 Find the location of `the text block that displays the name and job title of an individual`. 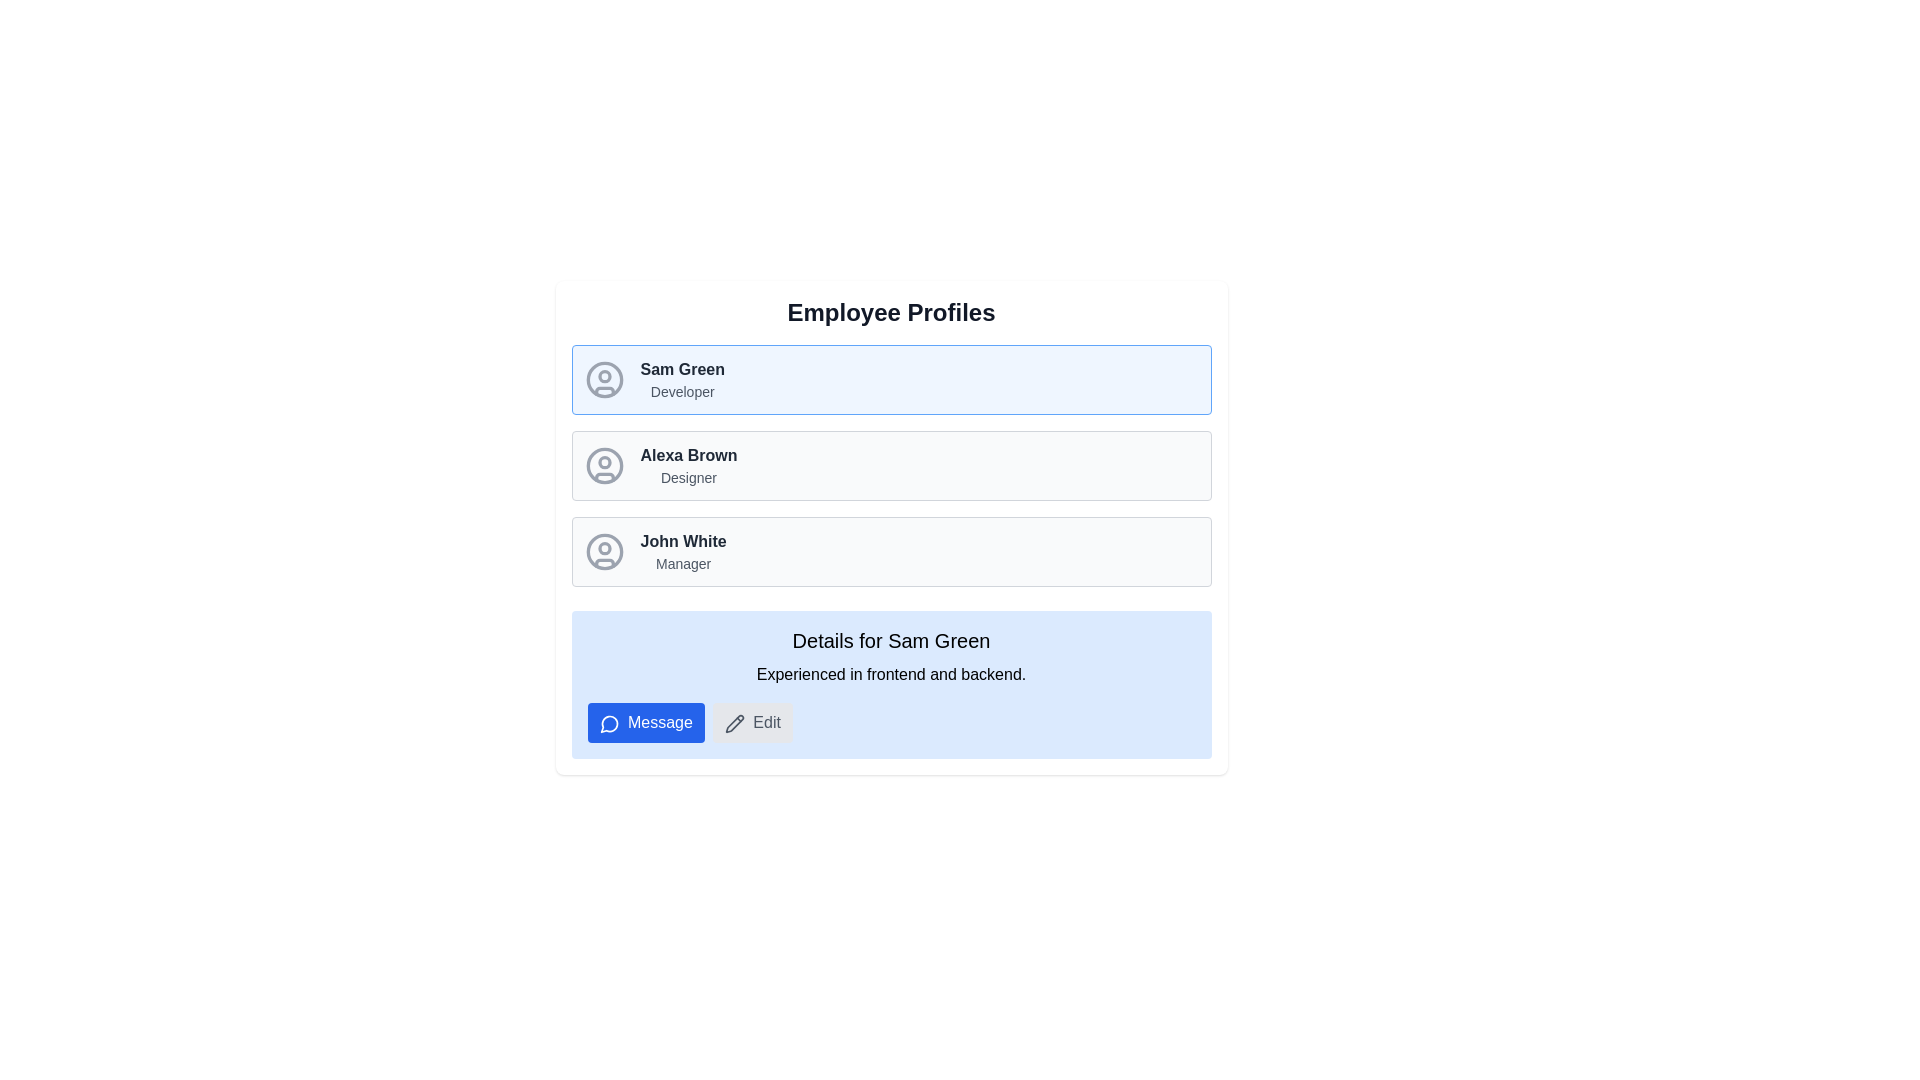

the text block that displays the name and job title of an individual is located at coordinates (682, 380).